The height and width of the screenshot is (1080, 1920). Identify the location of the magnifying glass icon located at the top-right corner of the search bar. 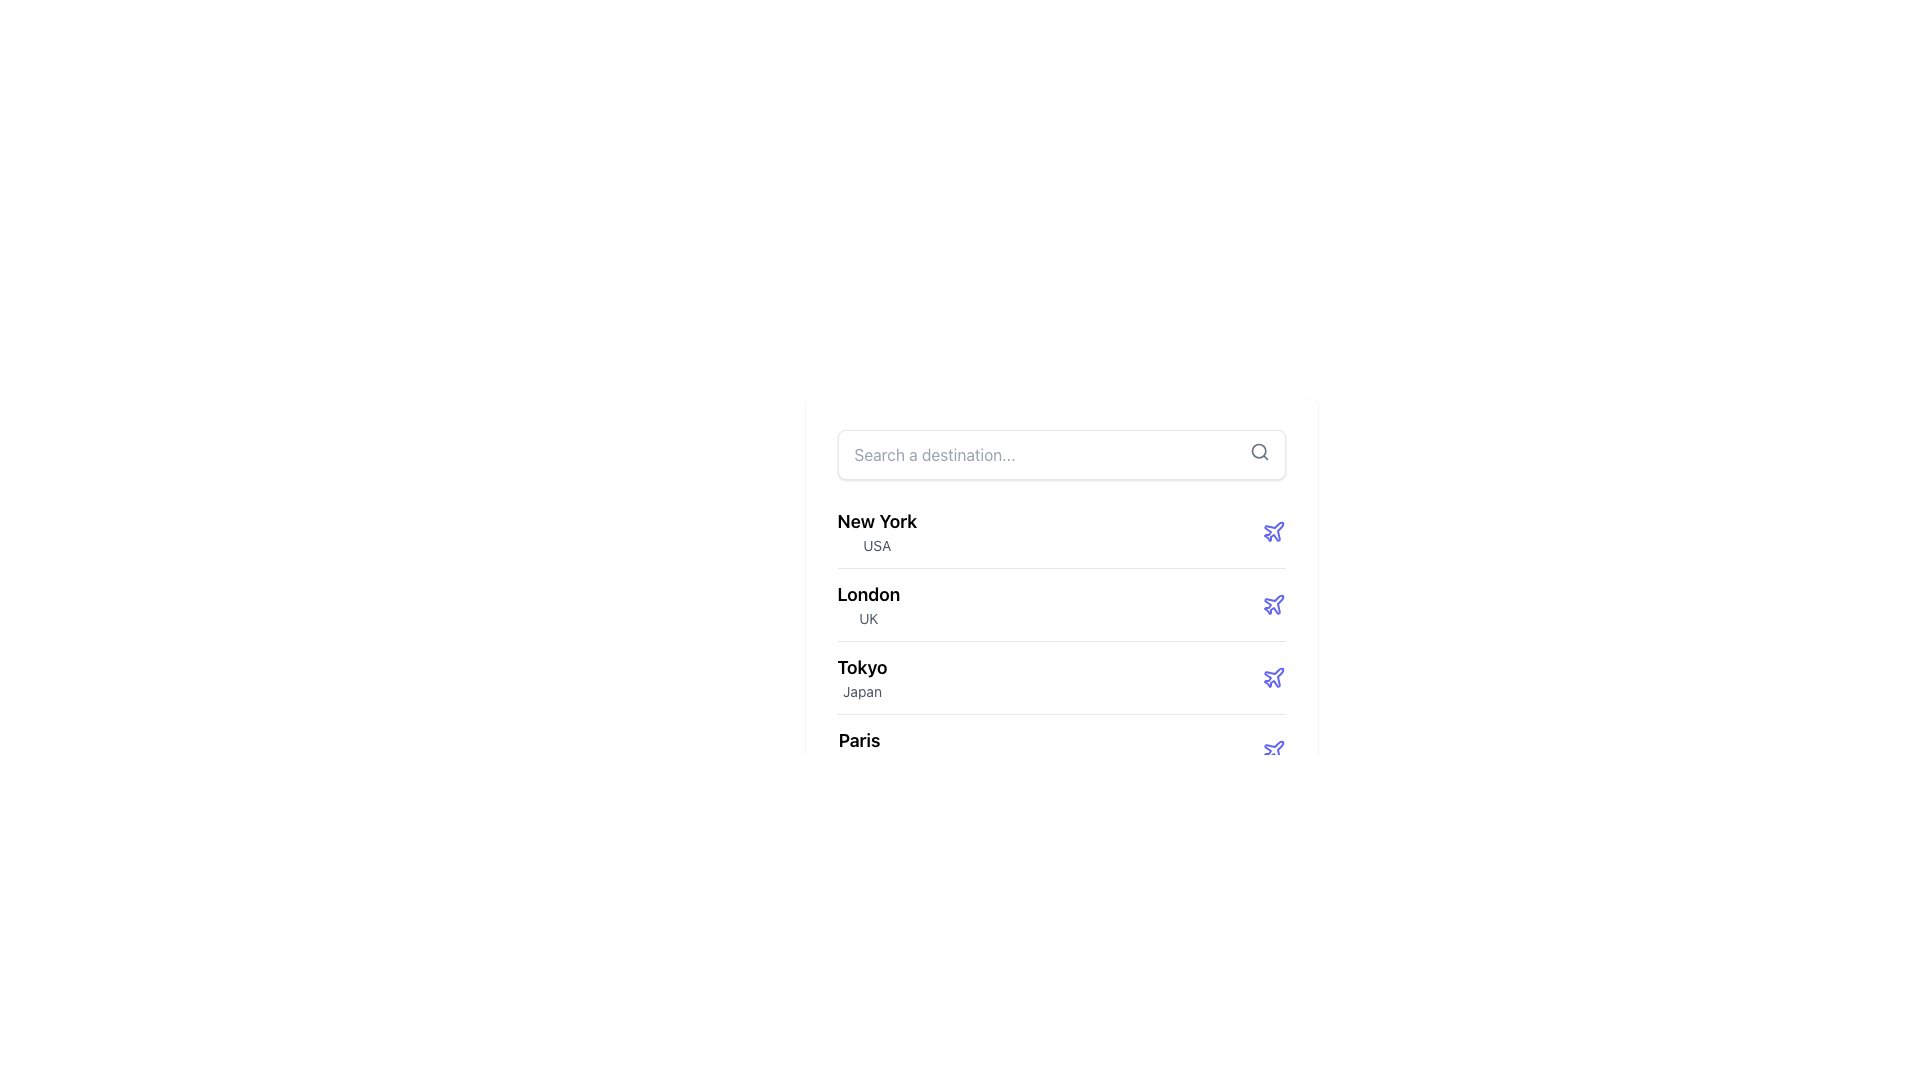
(1258, 451).